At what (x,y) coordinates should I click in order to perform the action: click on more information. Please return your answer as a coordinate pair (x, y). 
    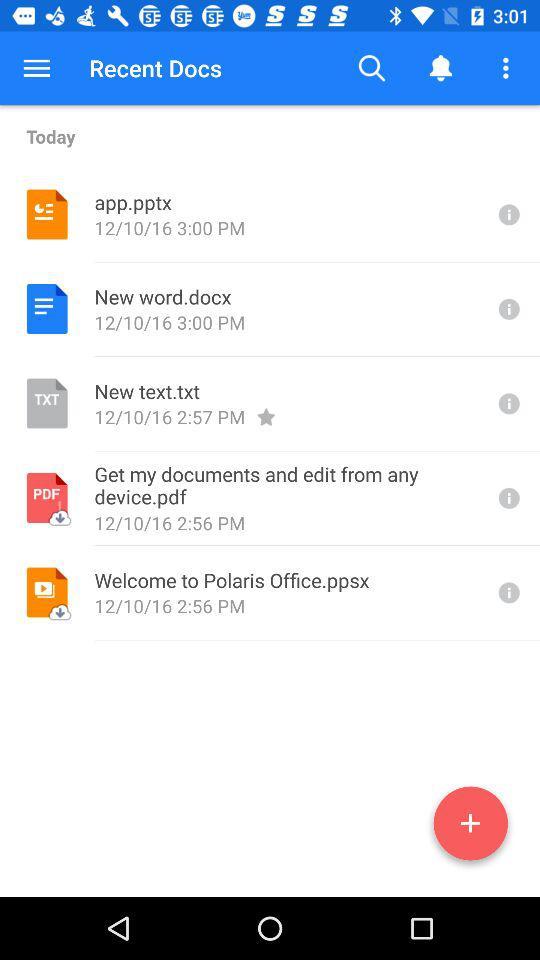
    Looking at the image, I should click on (507, 592).